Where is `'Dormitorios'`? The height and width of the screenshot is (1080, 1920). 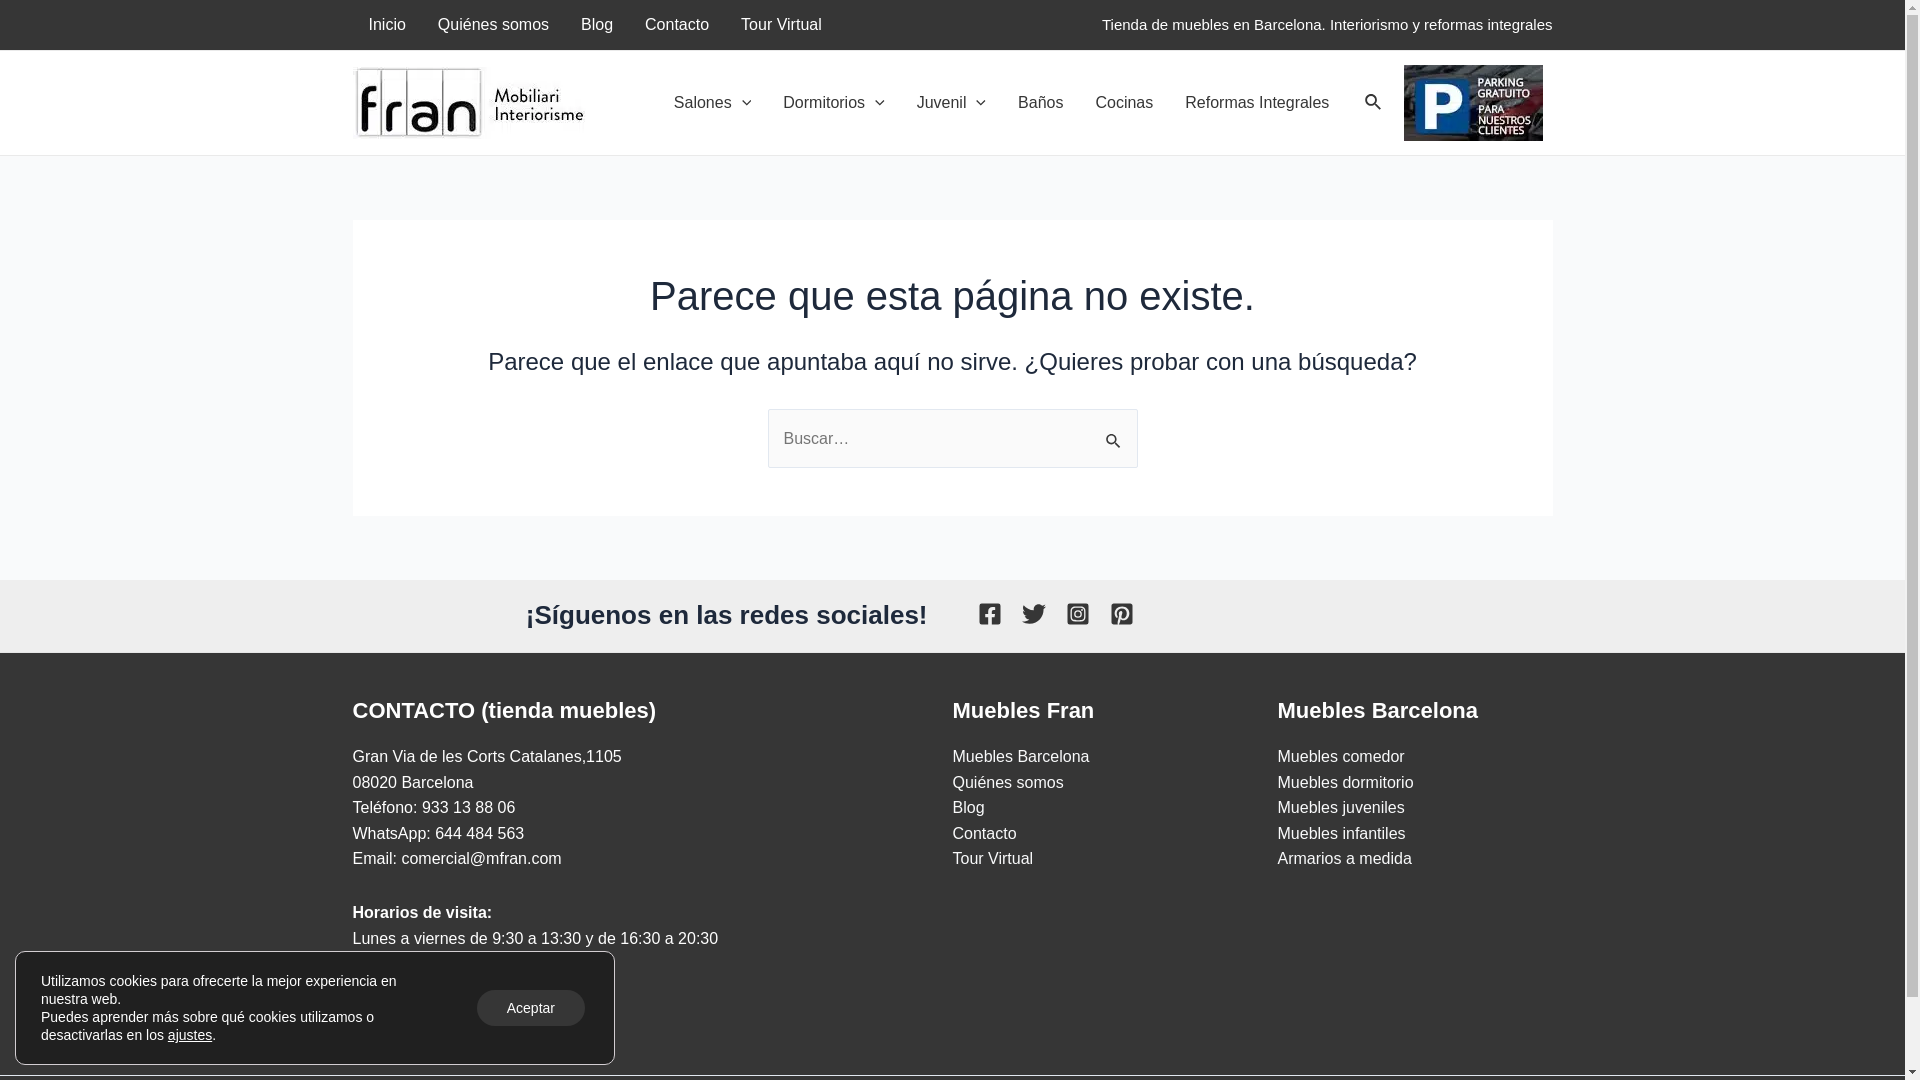 'Dormitorios' is located at coordinates (766, 103).